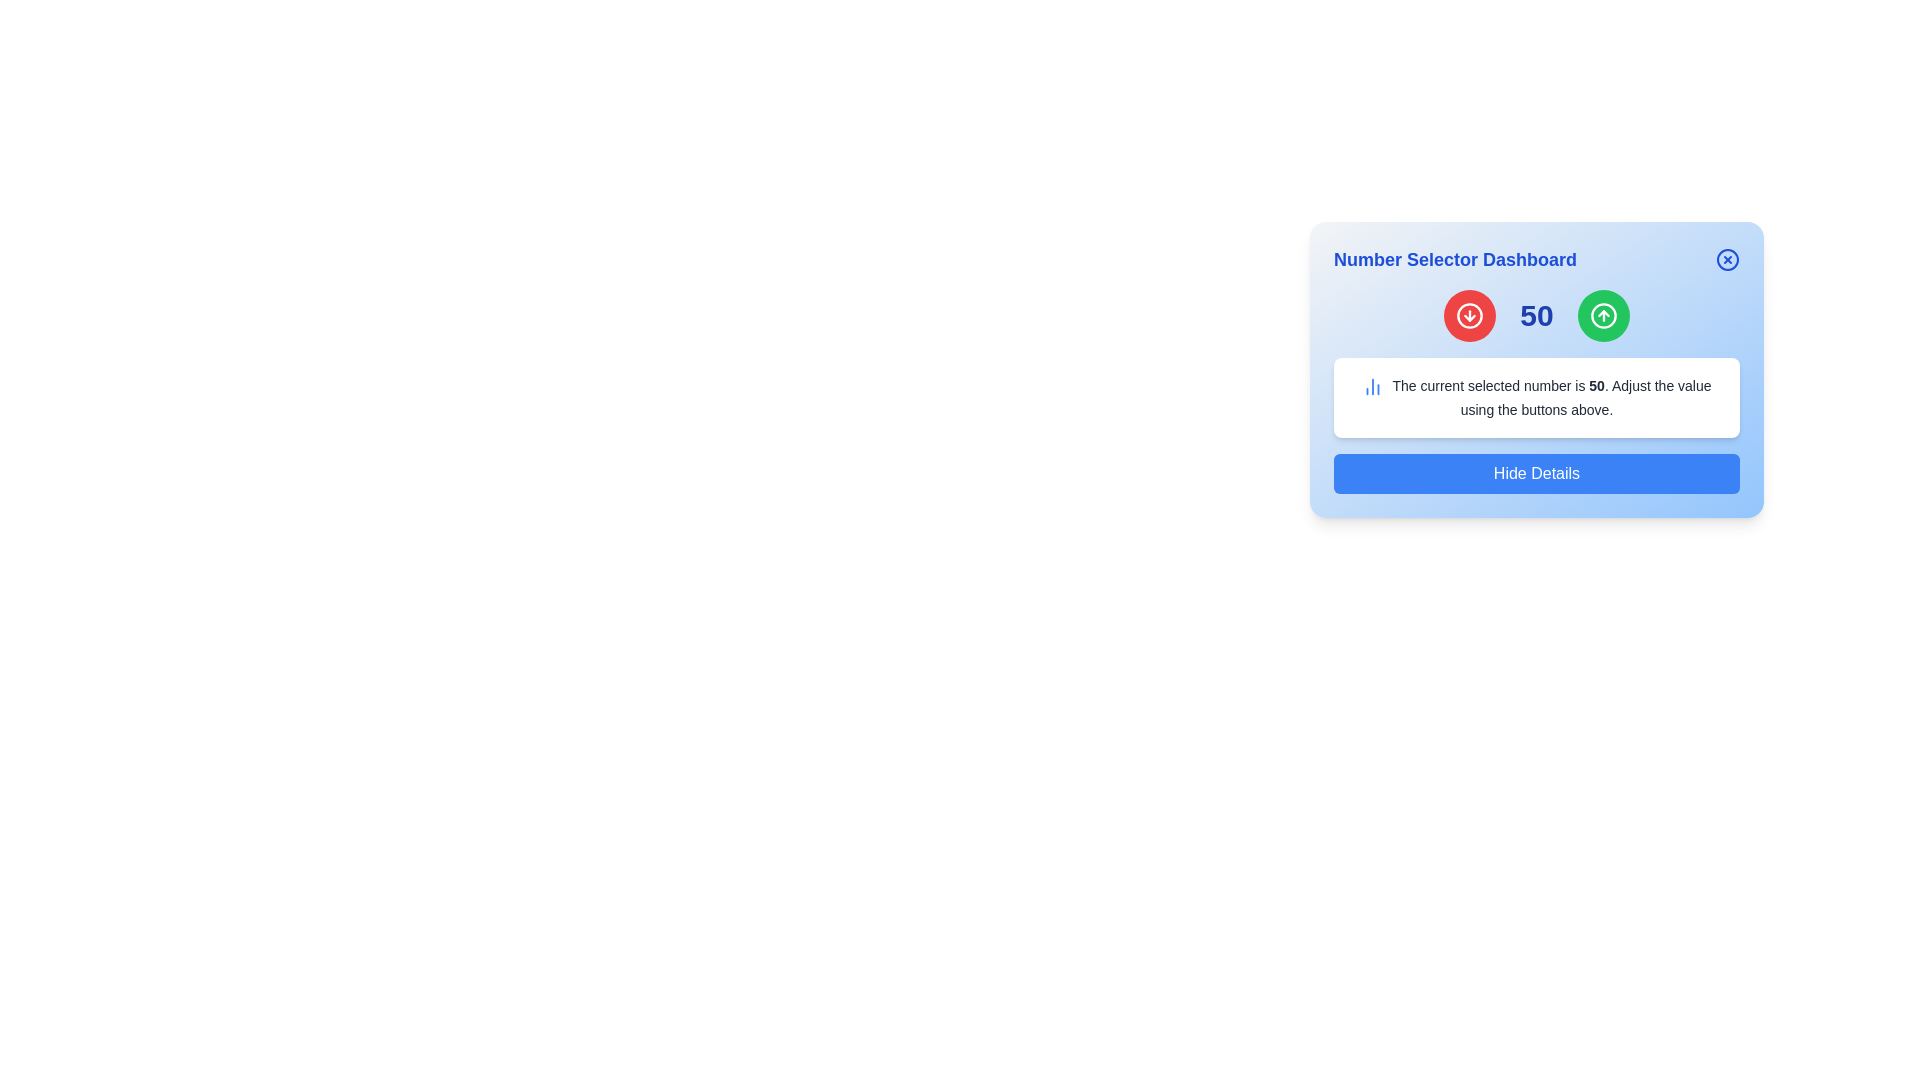 The height and width of the screenshot is (1080, 1920). What do you see at coordinates (1603, 315) in the screenshot?
I see `the circular green button with an upward-pointing white arrow to increase the value` at bounding box center [1603, 315].